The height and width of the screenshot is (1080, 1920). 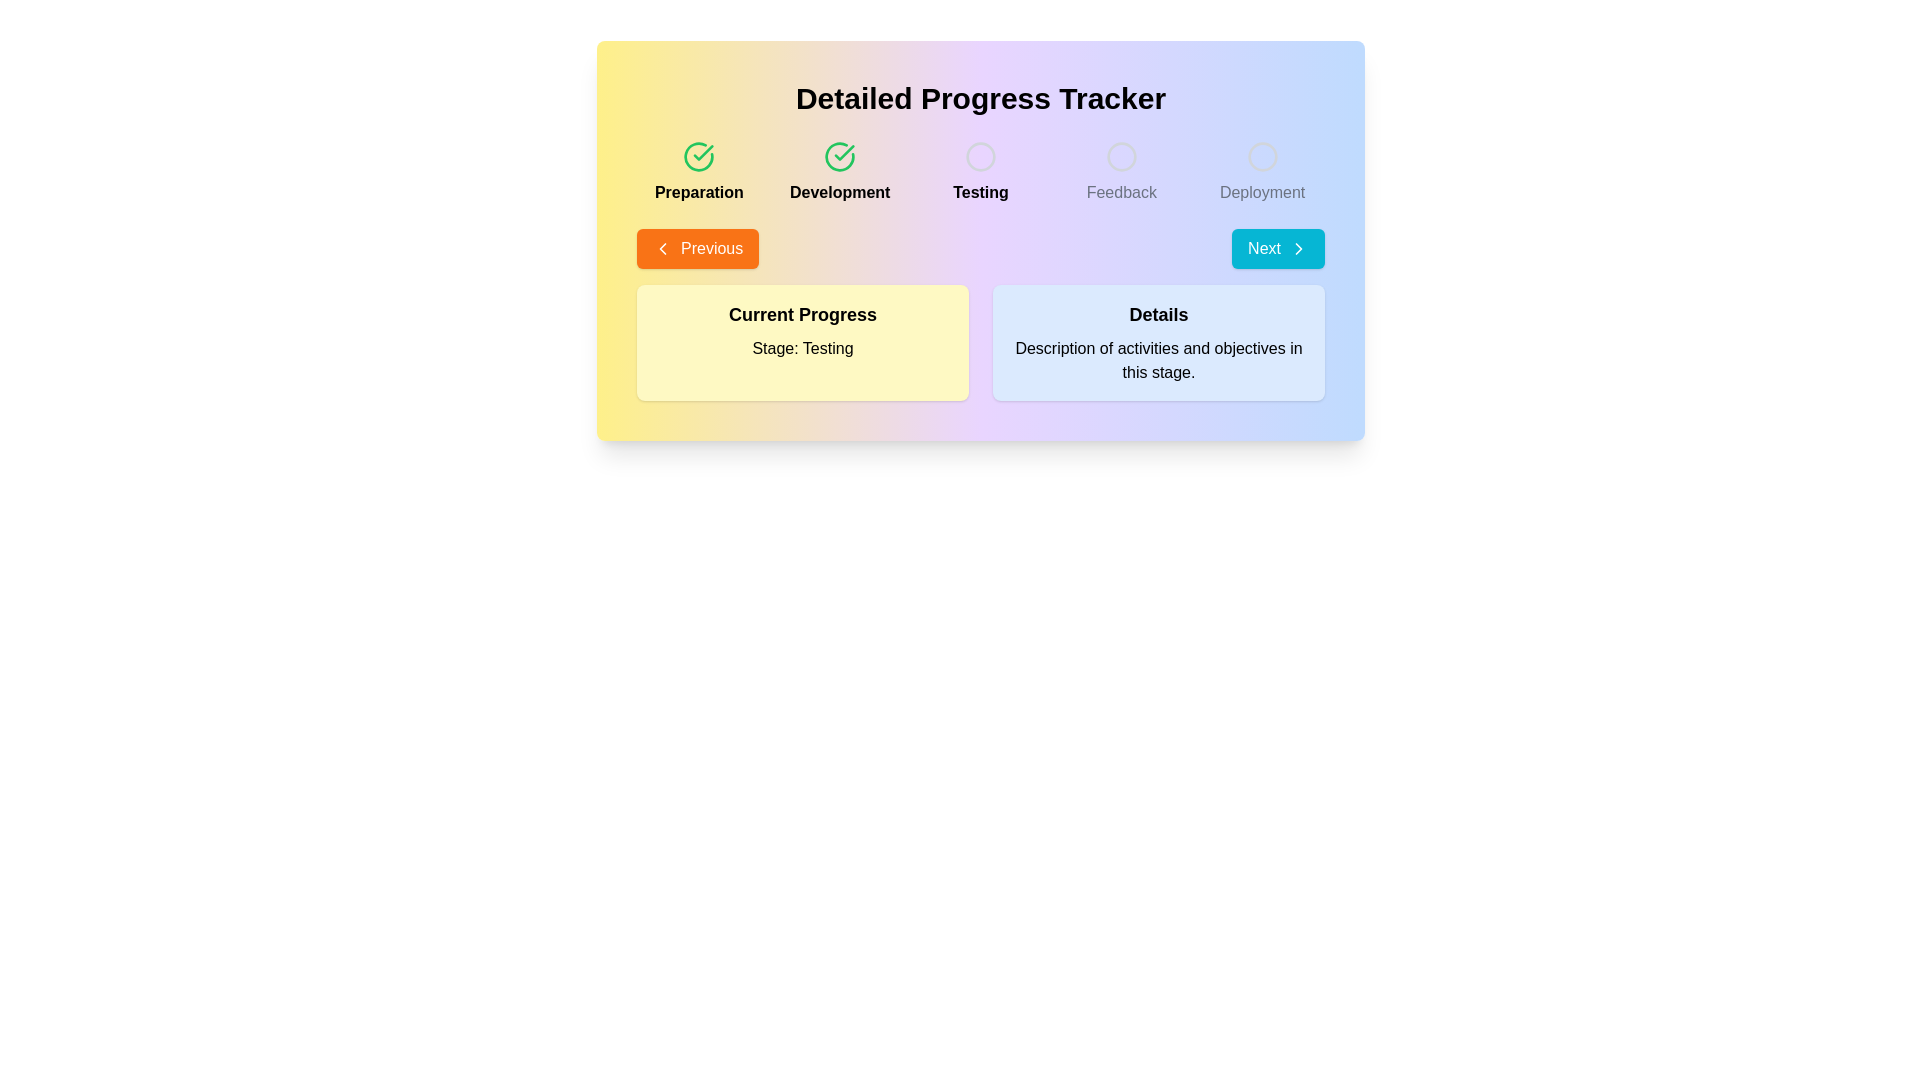 I want to click on the 'Feedback' phase in the progress tracker, which is the fourth item in a series of five steps, located between 'Testing' and 'Deployment', so click(x=1121, y=172).